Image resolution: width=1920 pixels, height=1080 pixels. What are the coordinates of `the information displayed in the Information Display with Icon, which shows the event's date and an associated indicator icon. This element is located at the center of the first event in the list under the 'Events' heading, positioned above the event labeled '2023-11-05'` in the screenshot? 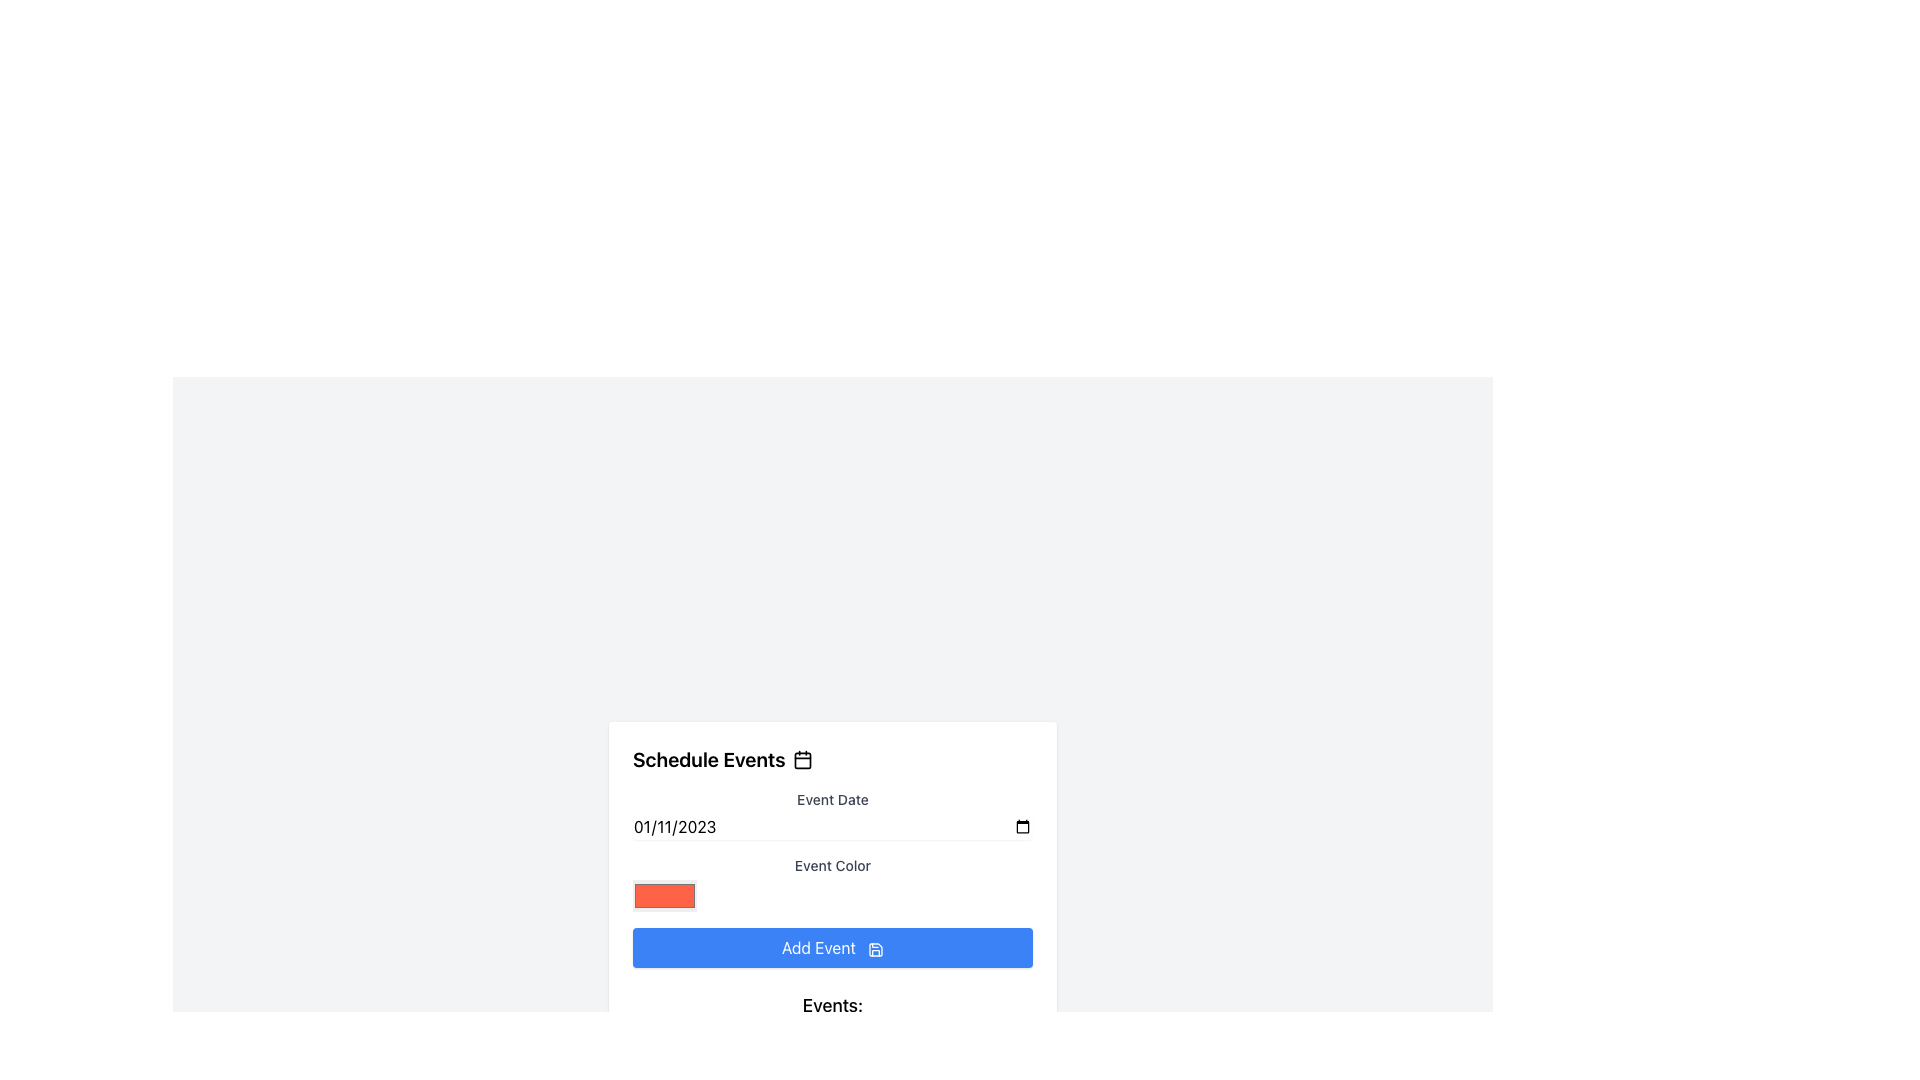 It's located at (833, 1043).